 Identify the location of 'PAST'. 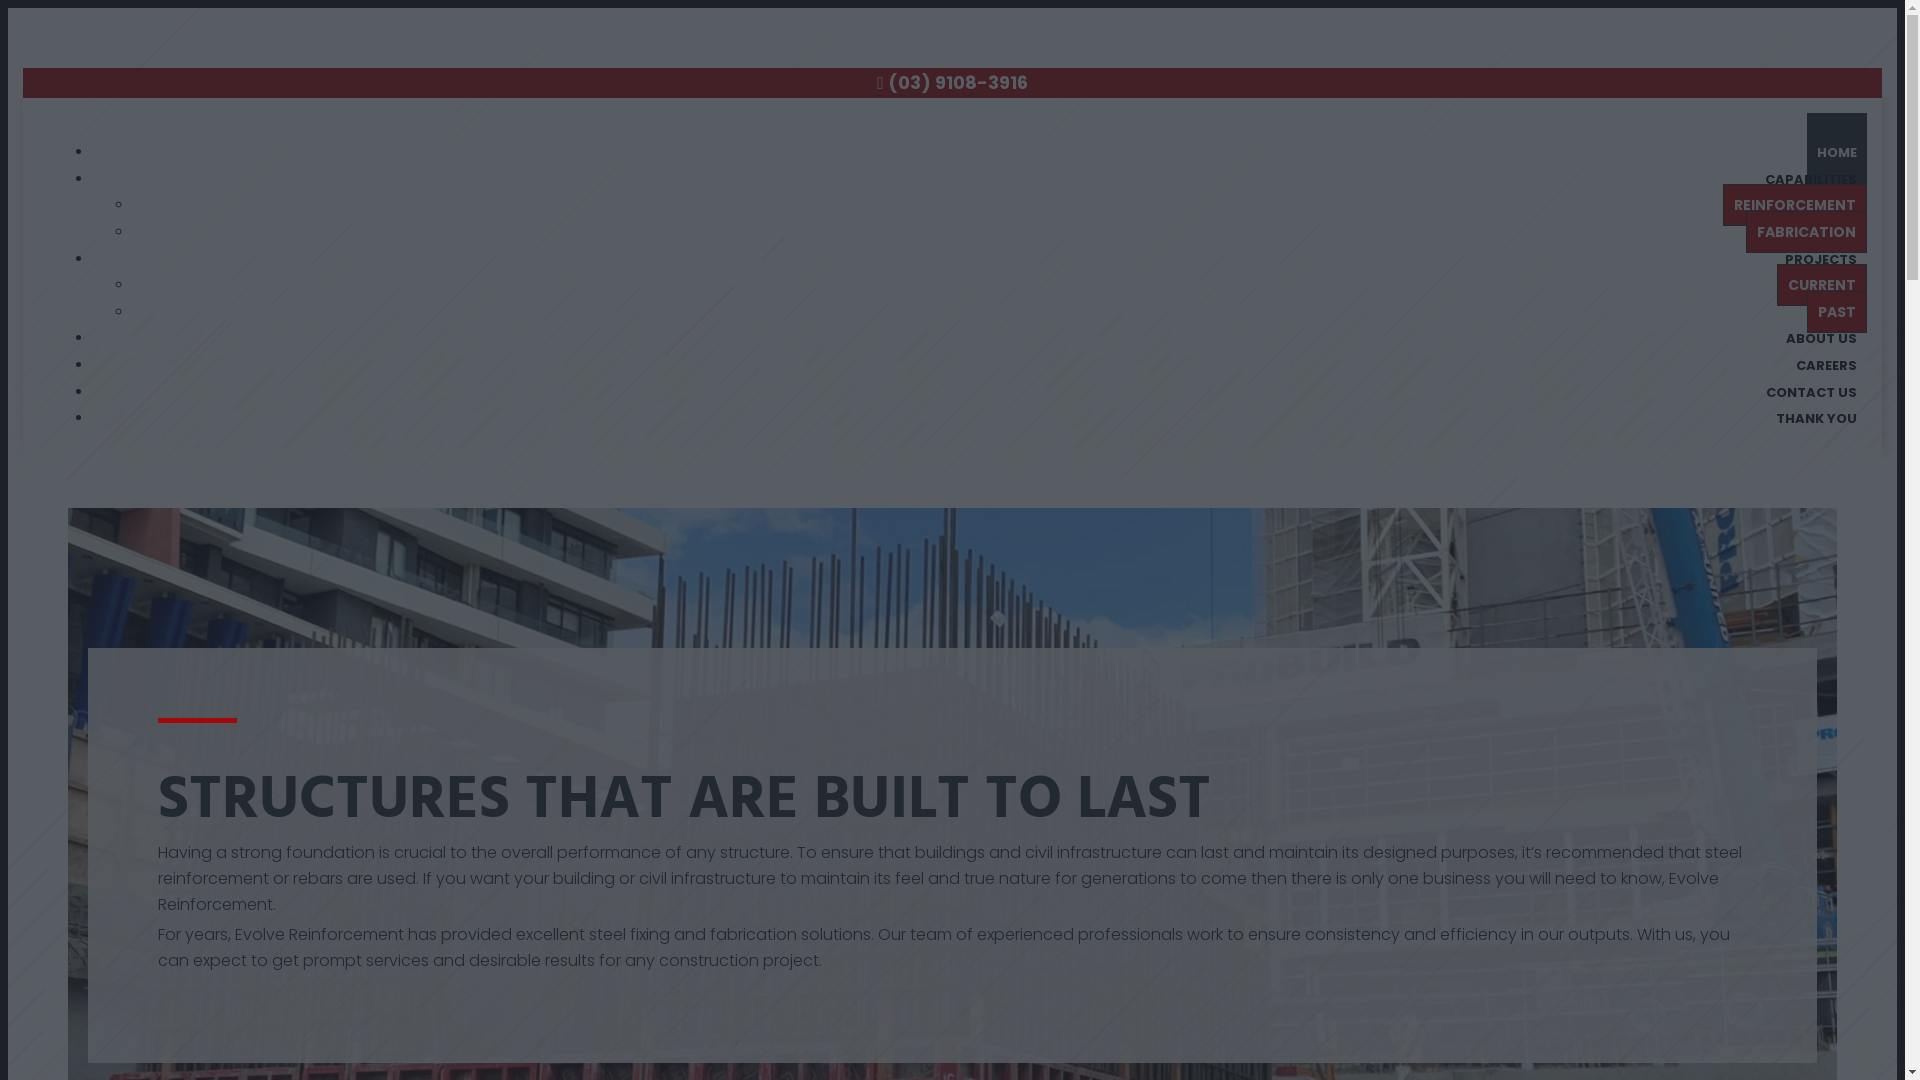
(1837, 312).